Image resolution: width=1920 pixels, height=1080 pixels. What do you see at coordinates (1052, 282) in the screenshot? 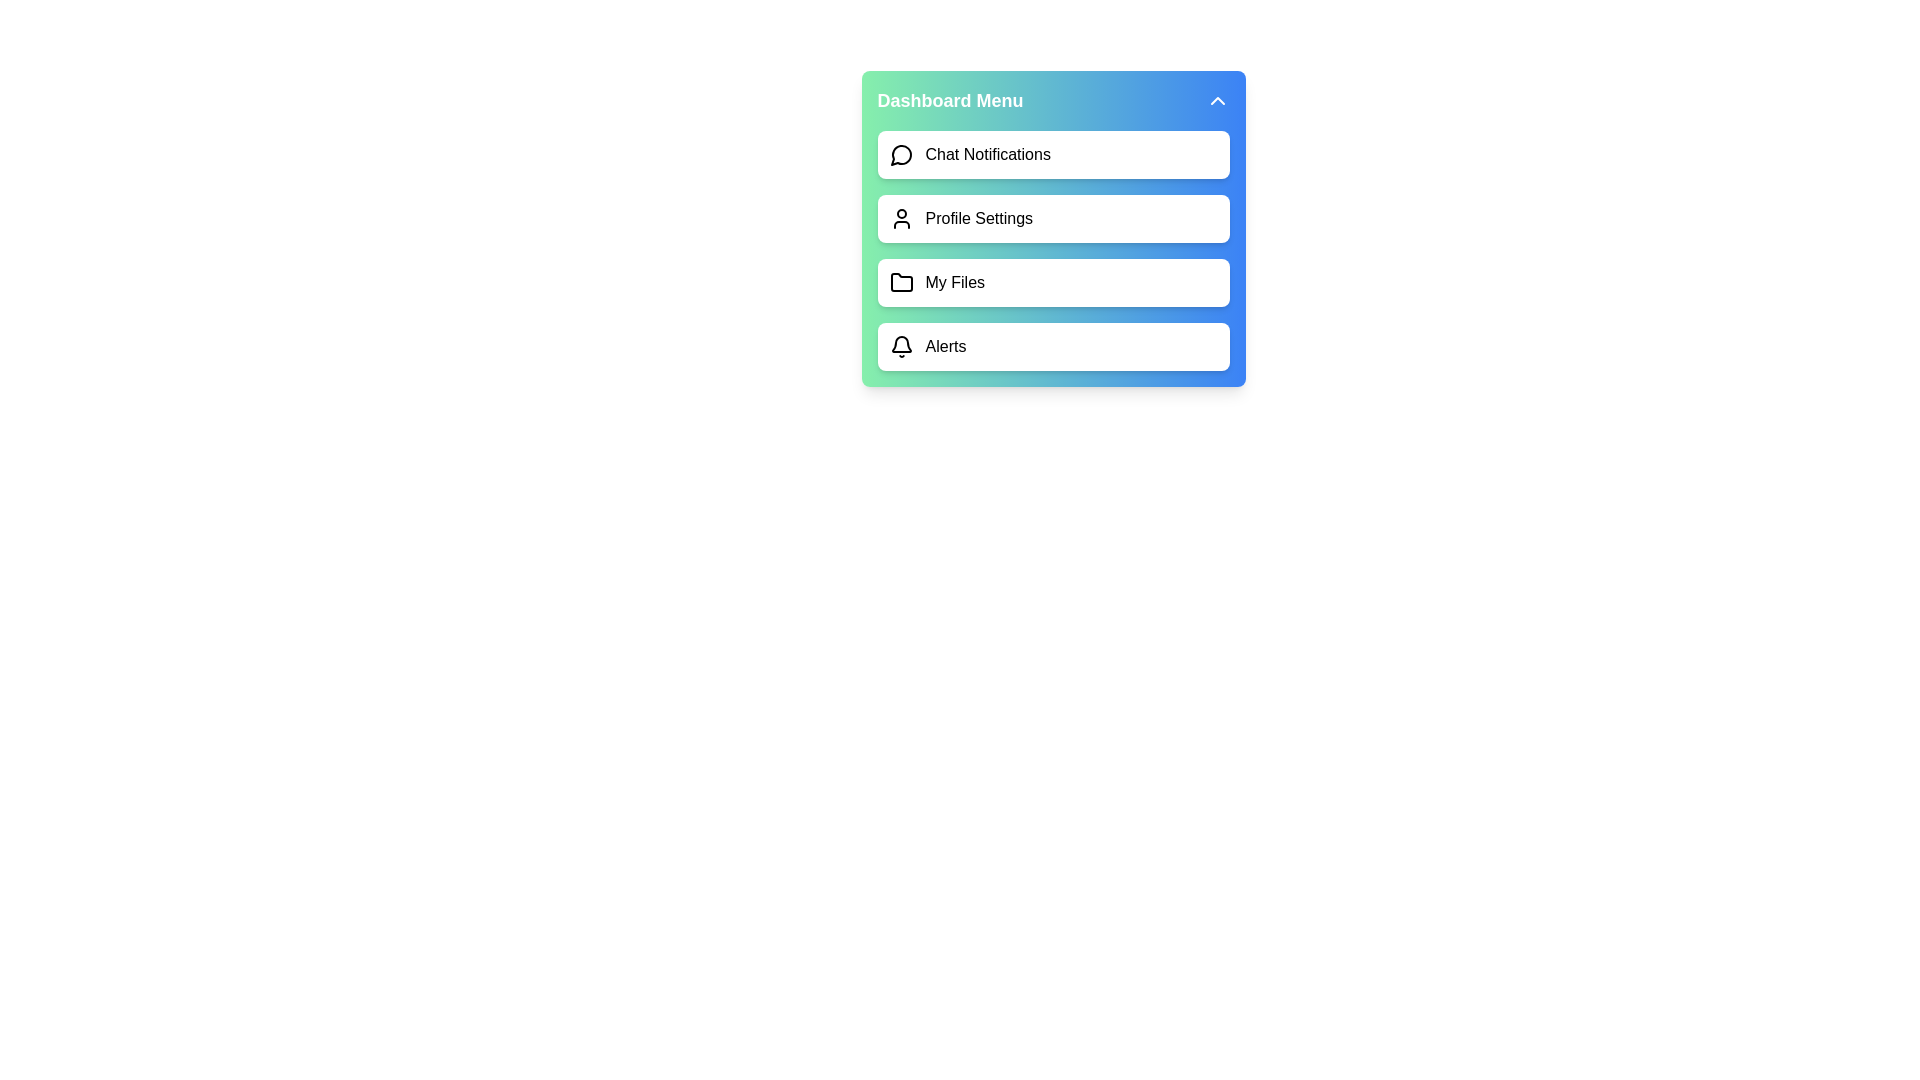
I see `the menu item My Files to observe its hover effect` at bounding box center [1052, 282].